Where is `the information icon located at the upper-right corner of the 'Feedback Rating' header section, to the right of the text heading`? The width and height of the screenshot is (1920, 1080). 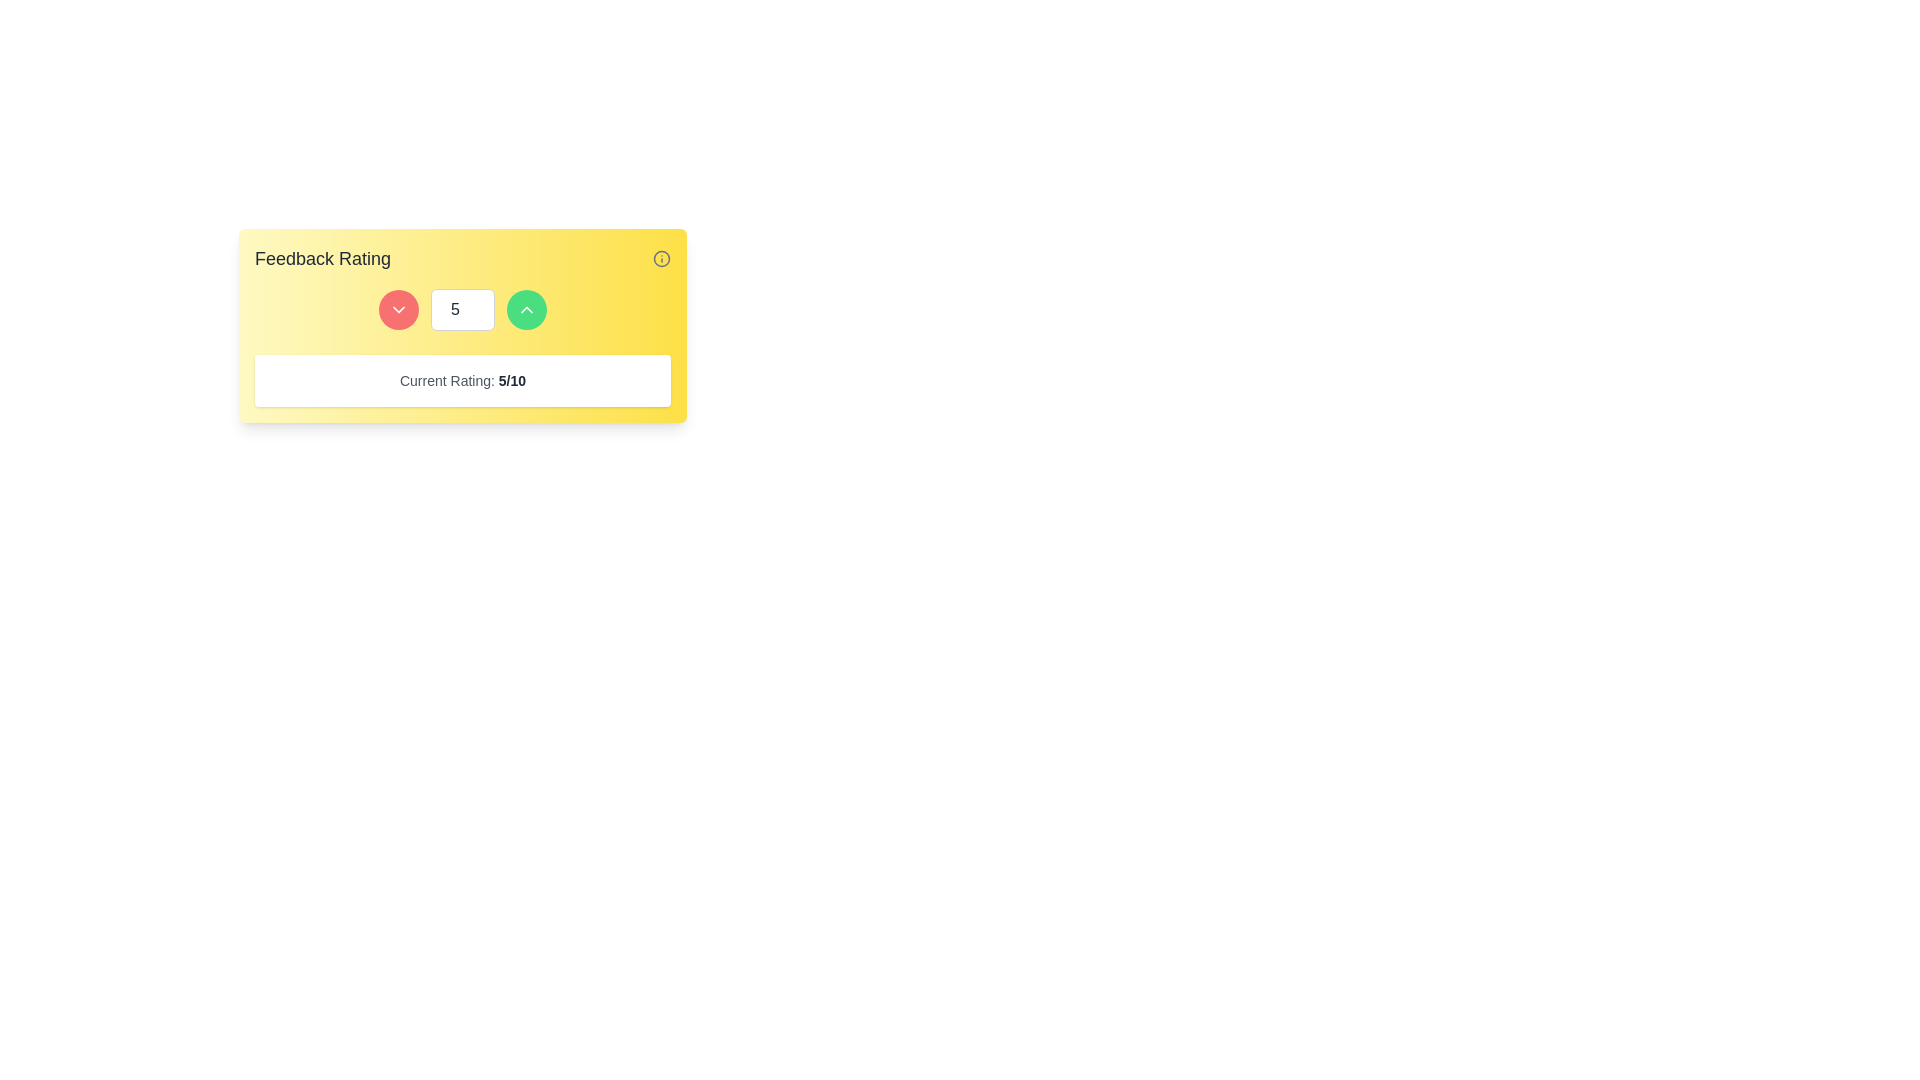 the information icon located at the upper-right corner of the 'Feedback Rating' header section, to the right of the text heading is located at coordinates (662, 257).